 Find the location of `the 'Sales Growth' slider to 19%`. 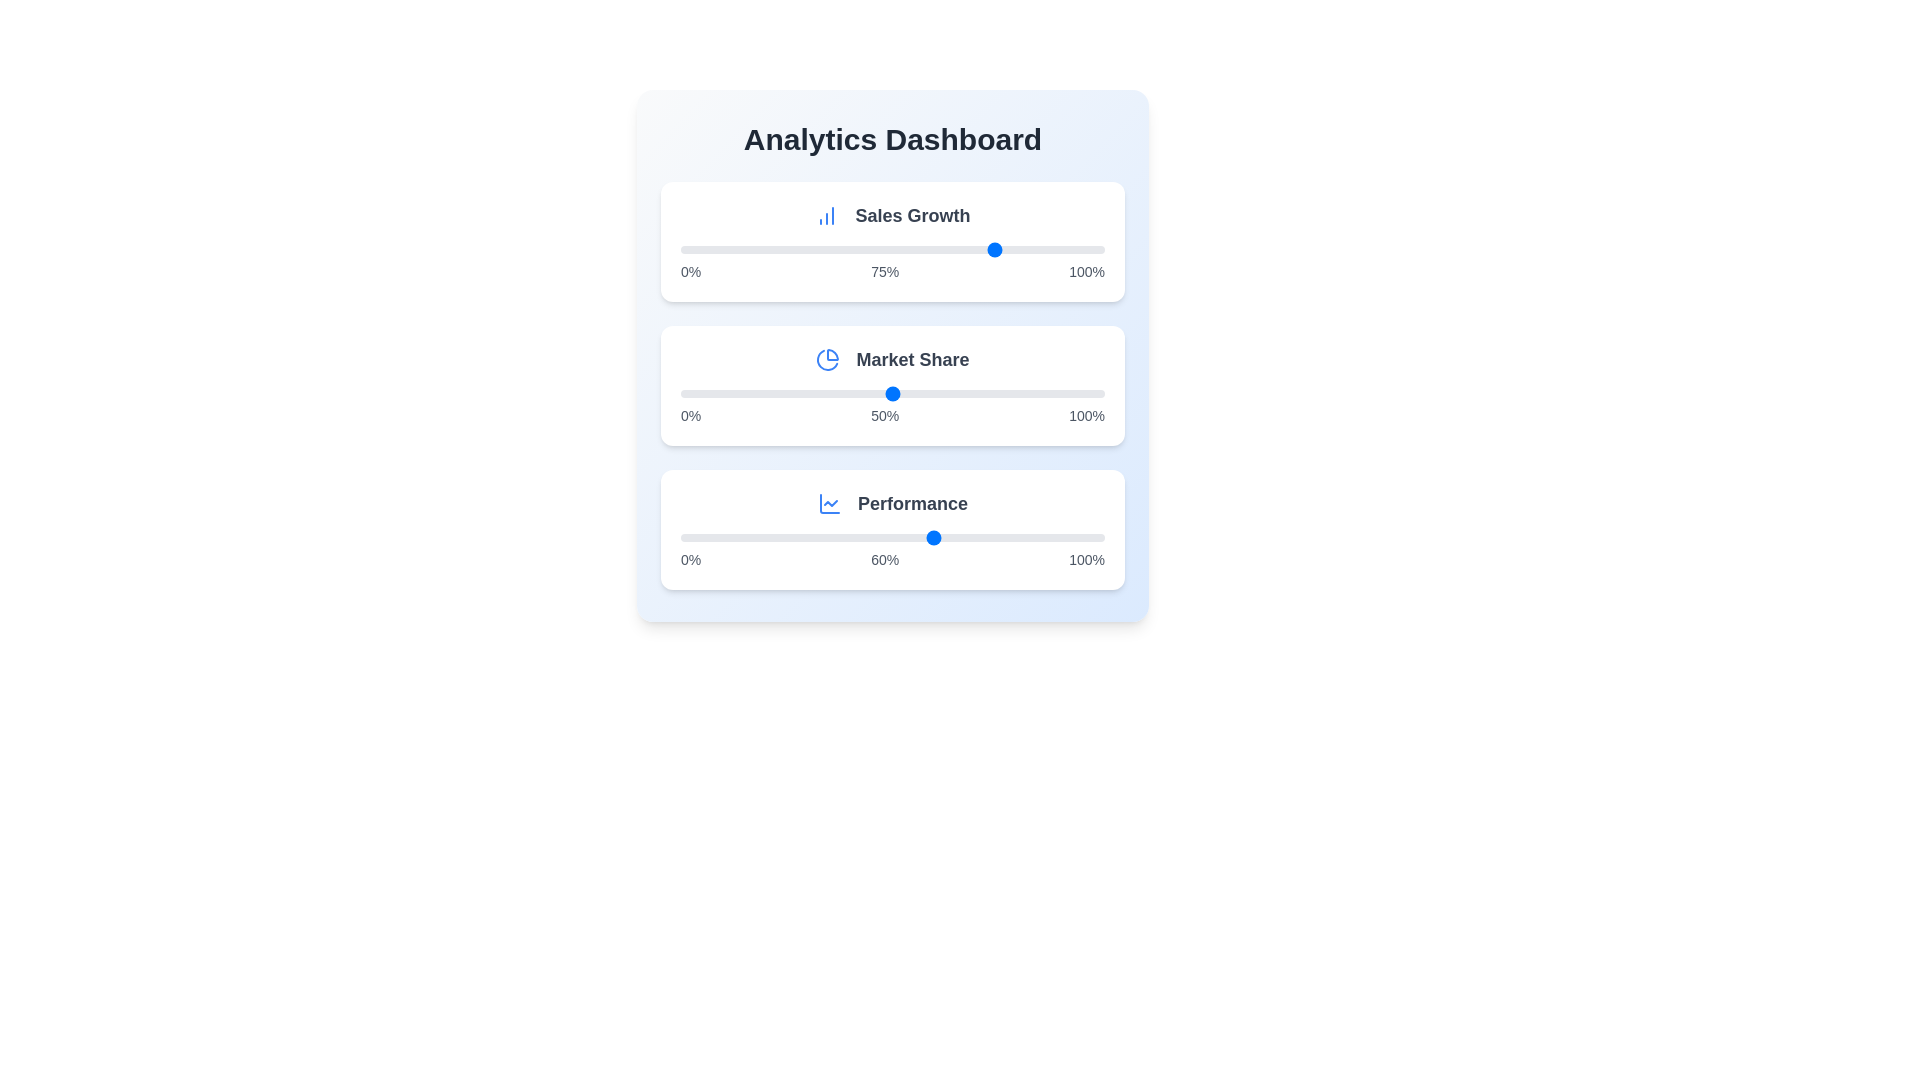

the 'Sales Growth' slider to 19% is located at coordinates (760, 249).